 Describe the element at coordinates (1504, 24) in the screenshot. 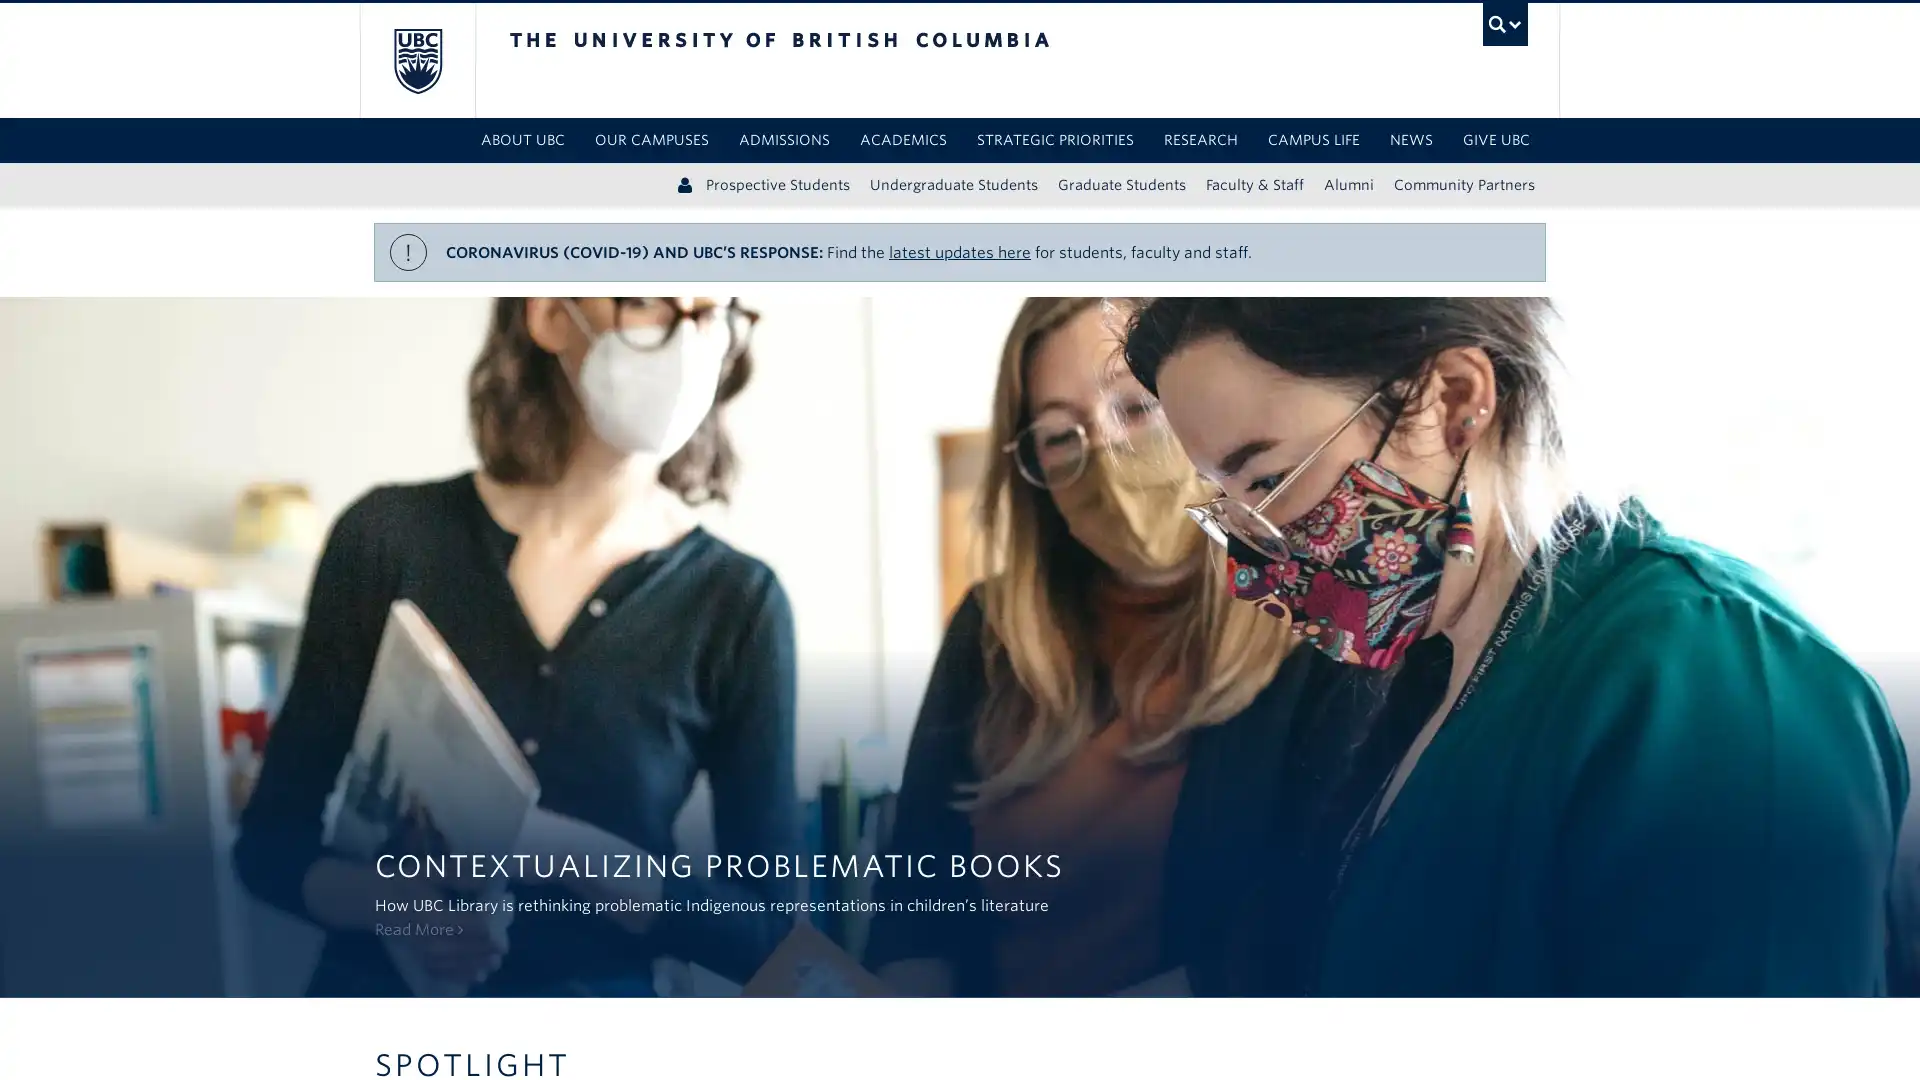

I see `search trigger` at that location.